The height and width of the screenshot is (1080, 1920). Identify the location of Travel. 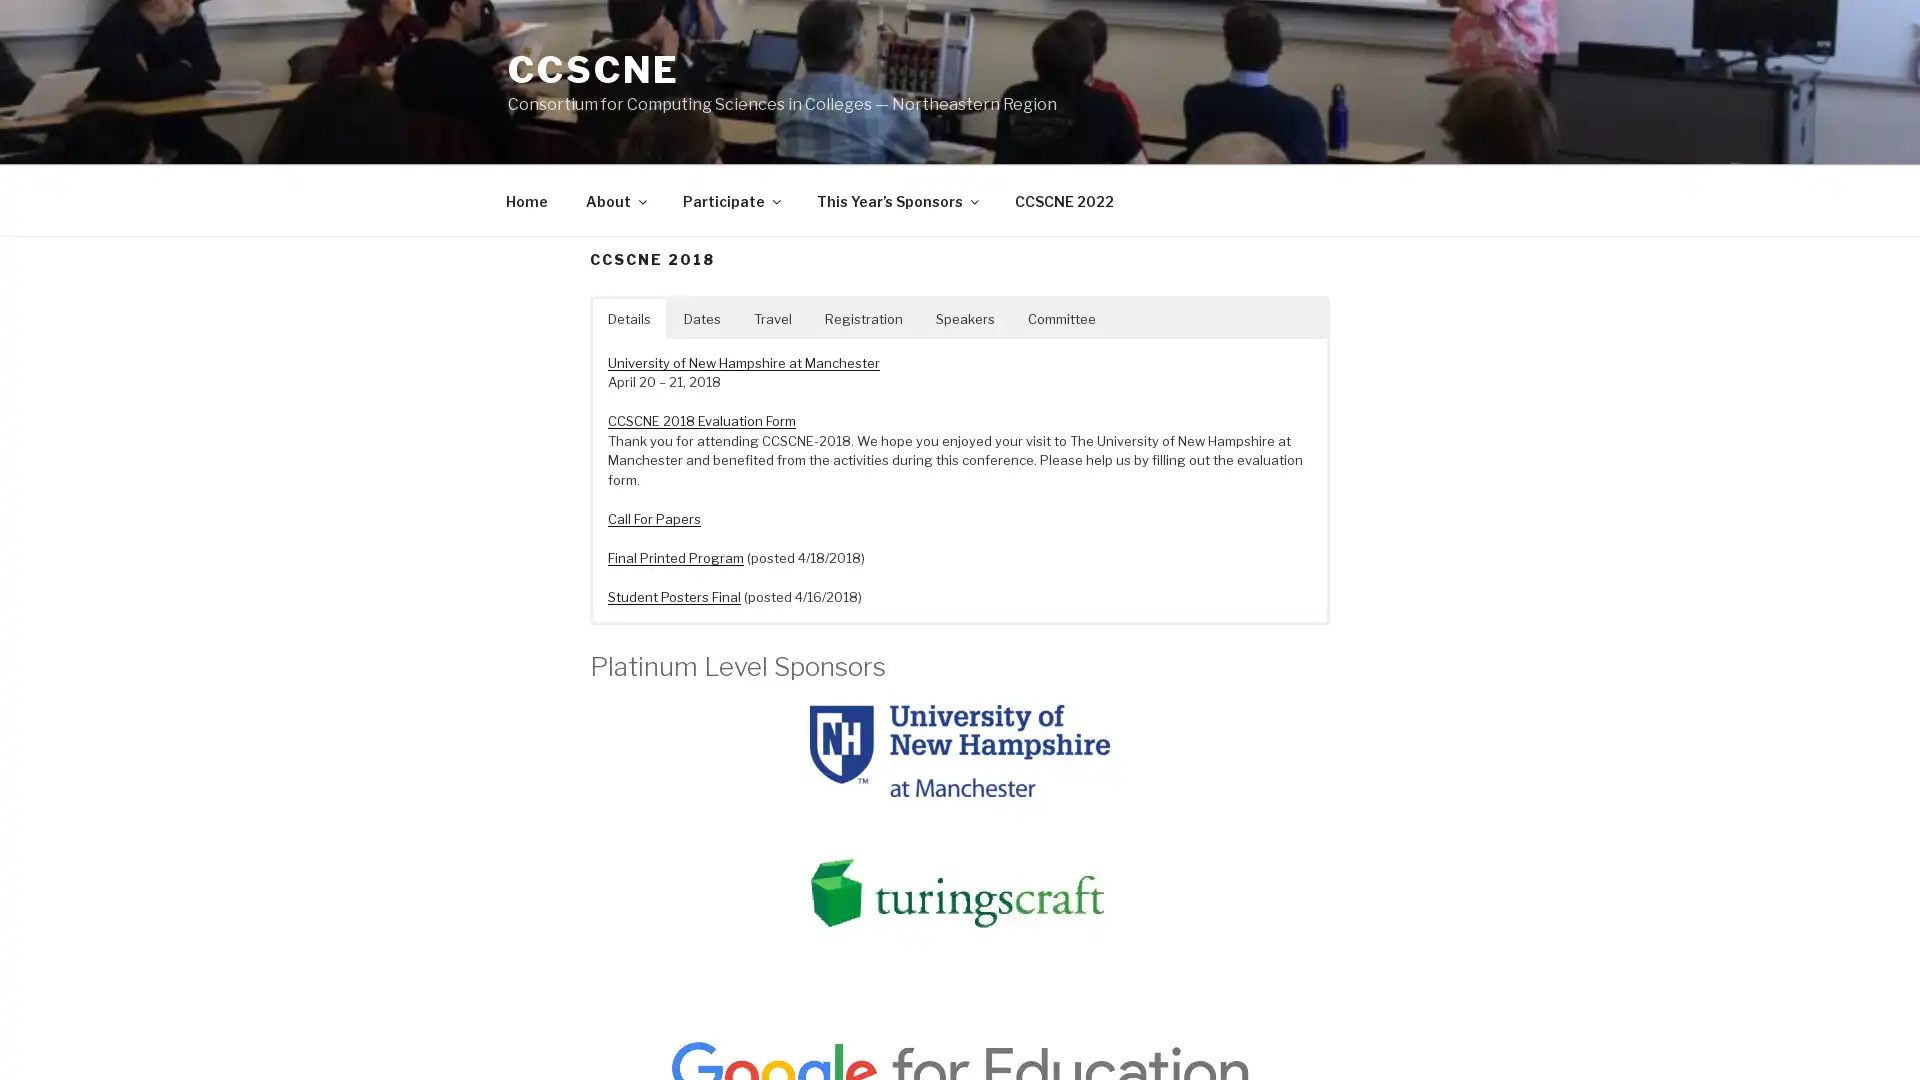
(771, 316).